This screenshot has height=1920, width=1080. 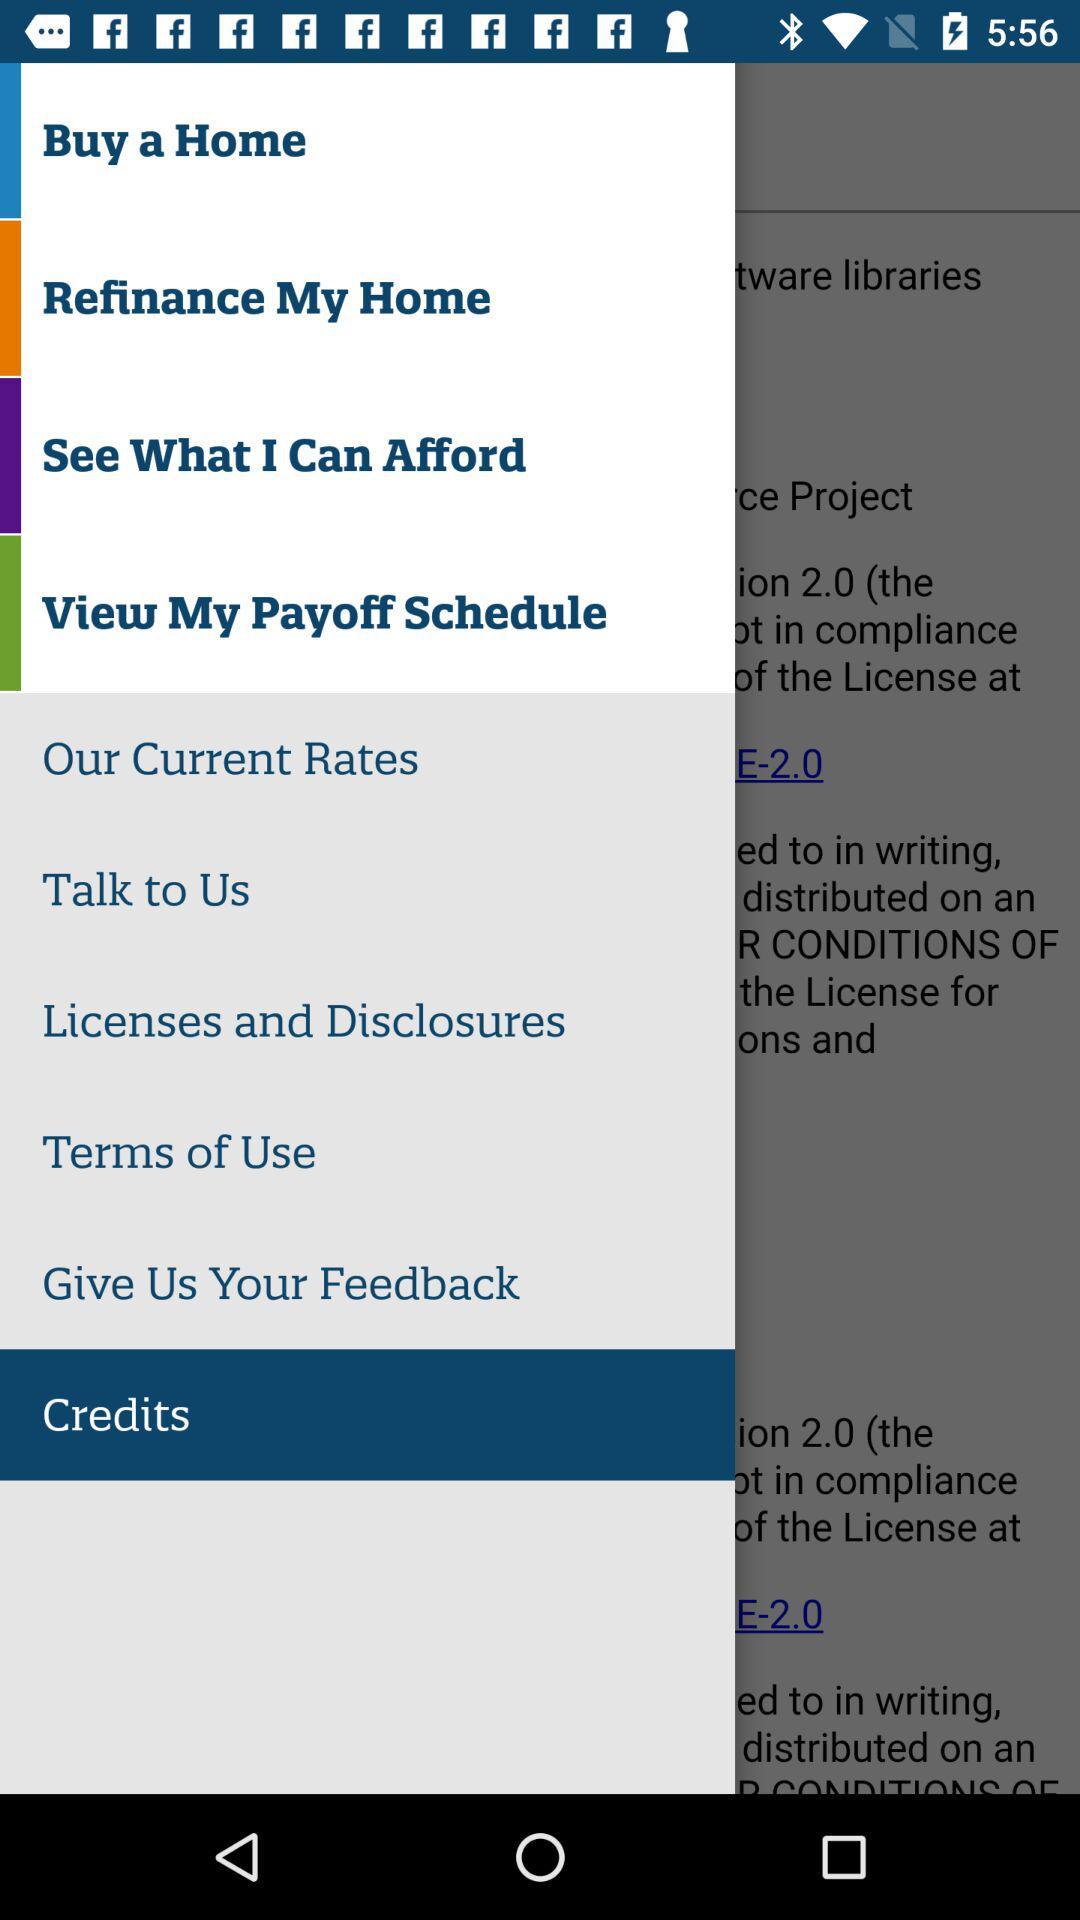 I want to click on terms of use icon, so click(x=388, y=1152).